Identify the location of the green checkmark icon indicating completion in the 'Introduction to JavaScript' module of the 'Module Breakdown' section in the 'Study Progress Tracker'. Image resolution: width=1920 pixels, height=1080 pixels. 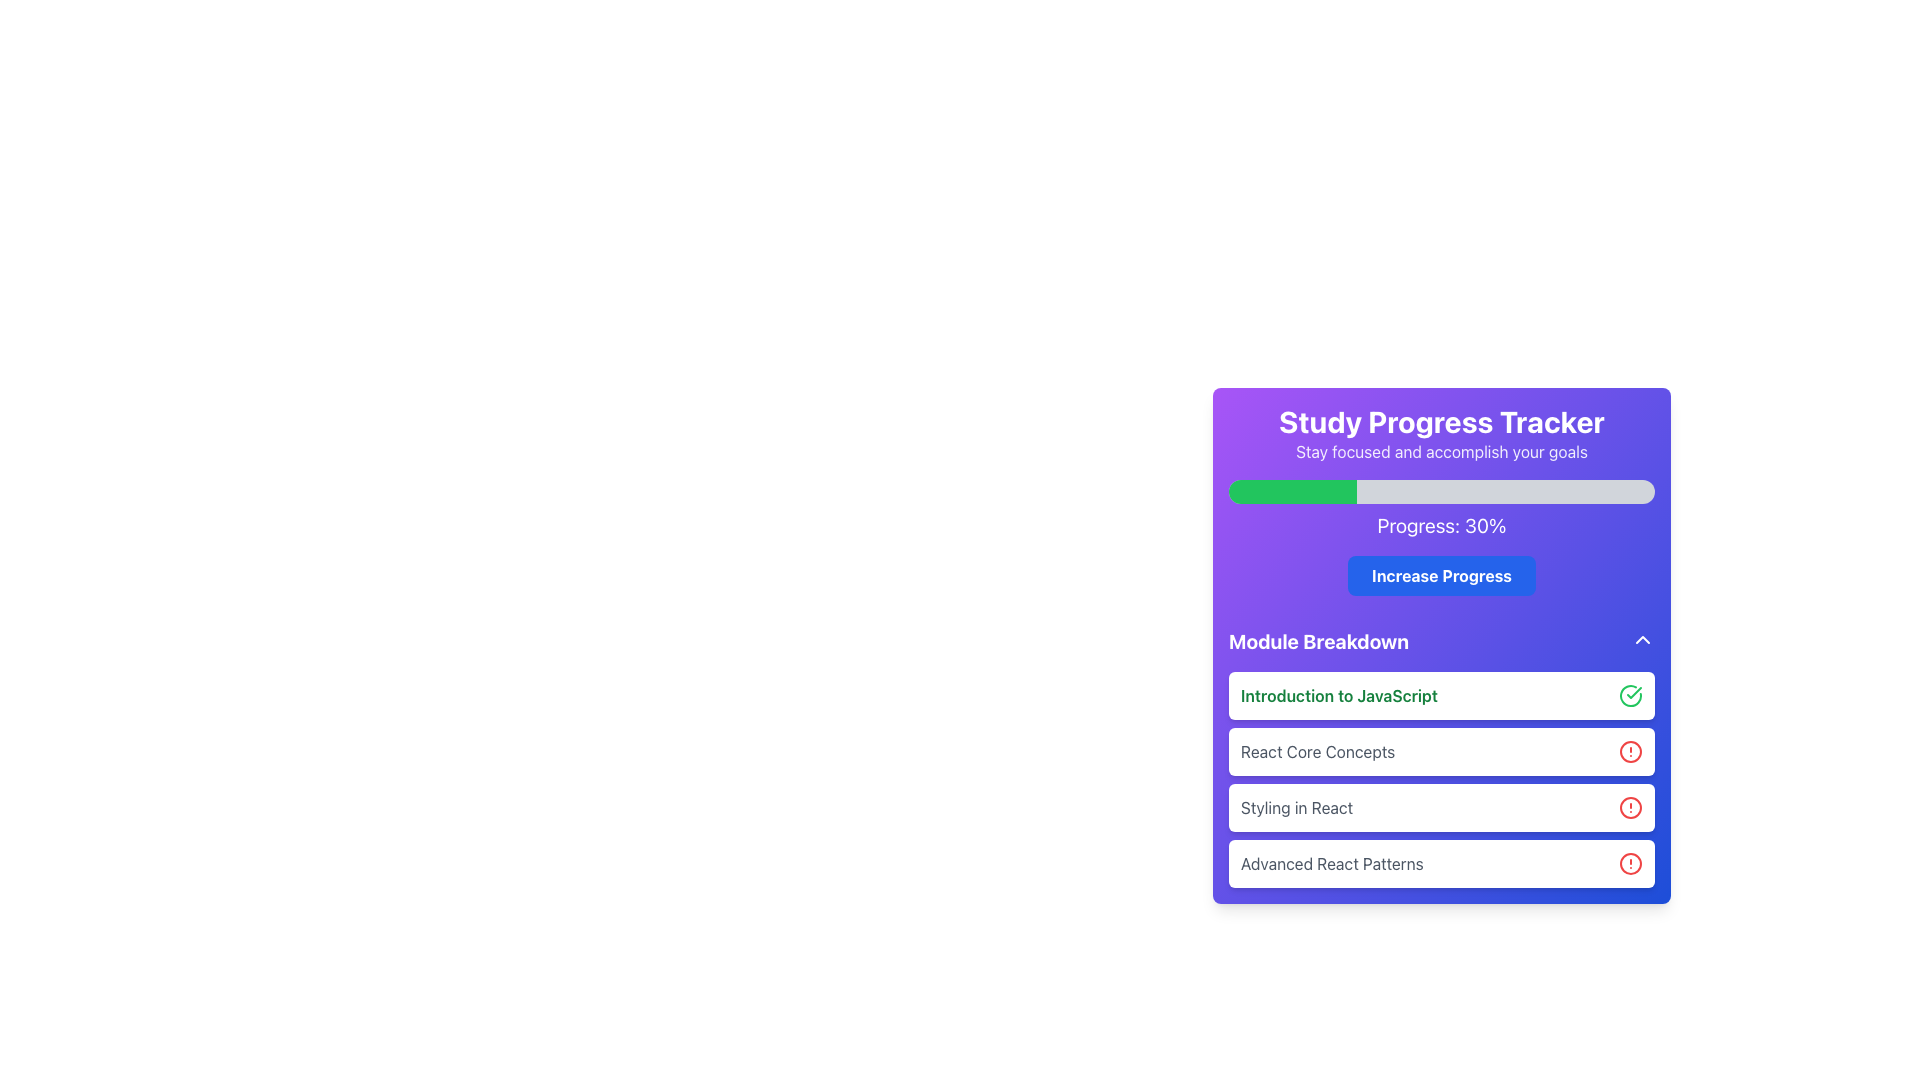
(1634, 692).